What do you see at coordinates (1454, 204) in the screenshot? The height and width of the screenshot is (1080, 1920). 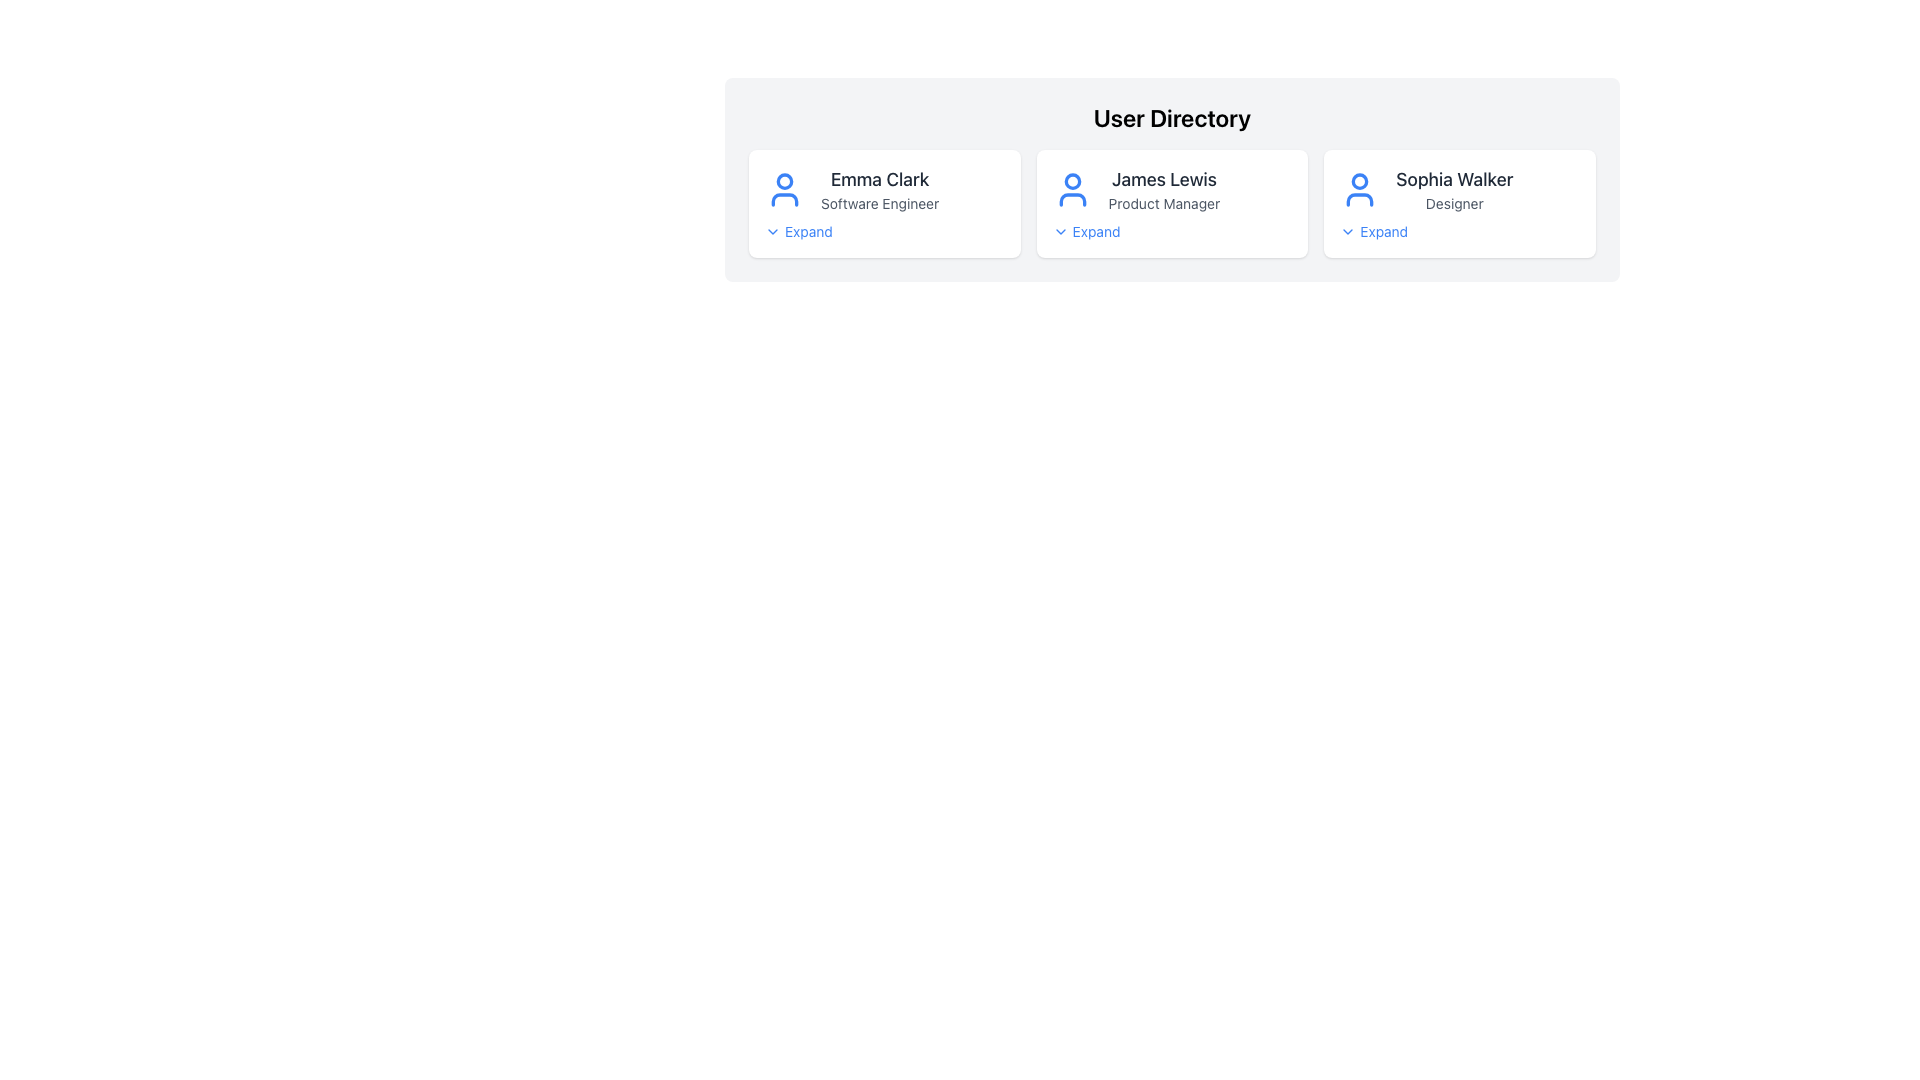 I see `the 'Designer' text label located below 'Sophia Walker' in the user directory profile card` at bounding box center [1454, 204].